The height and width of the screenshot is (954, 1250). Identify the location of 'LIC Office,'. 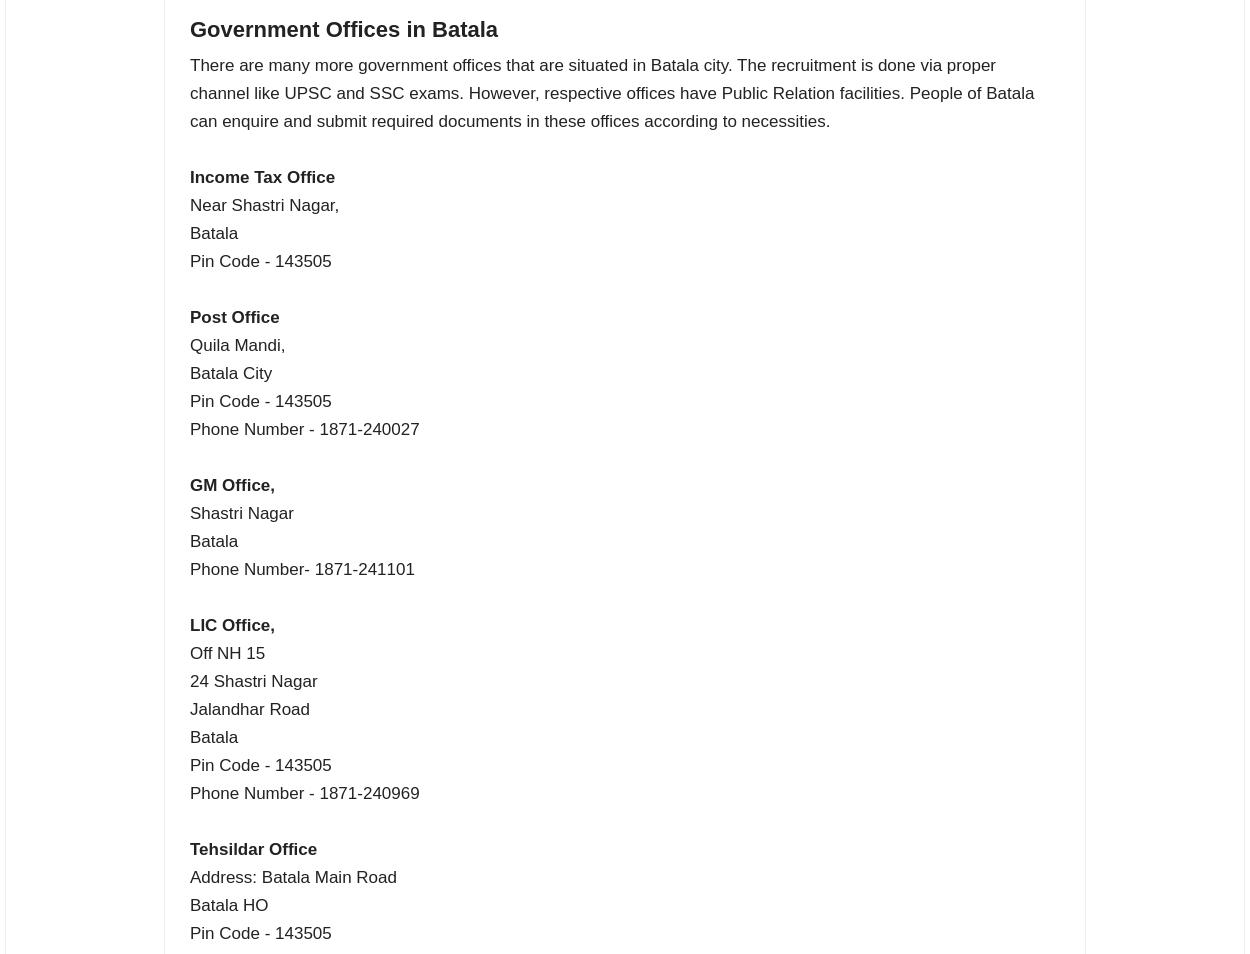
(231, 623).